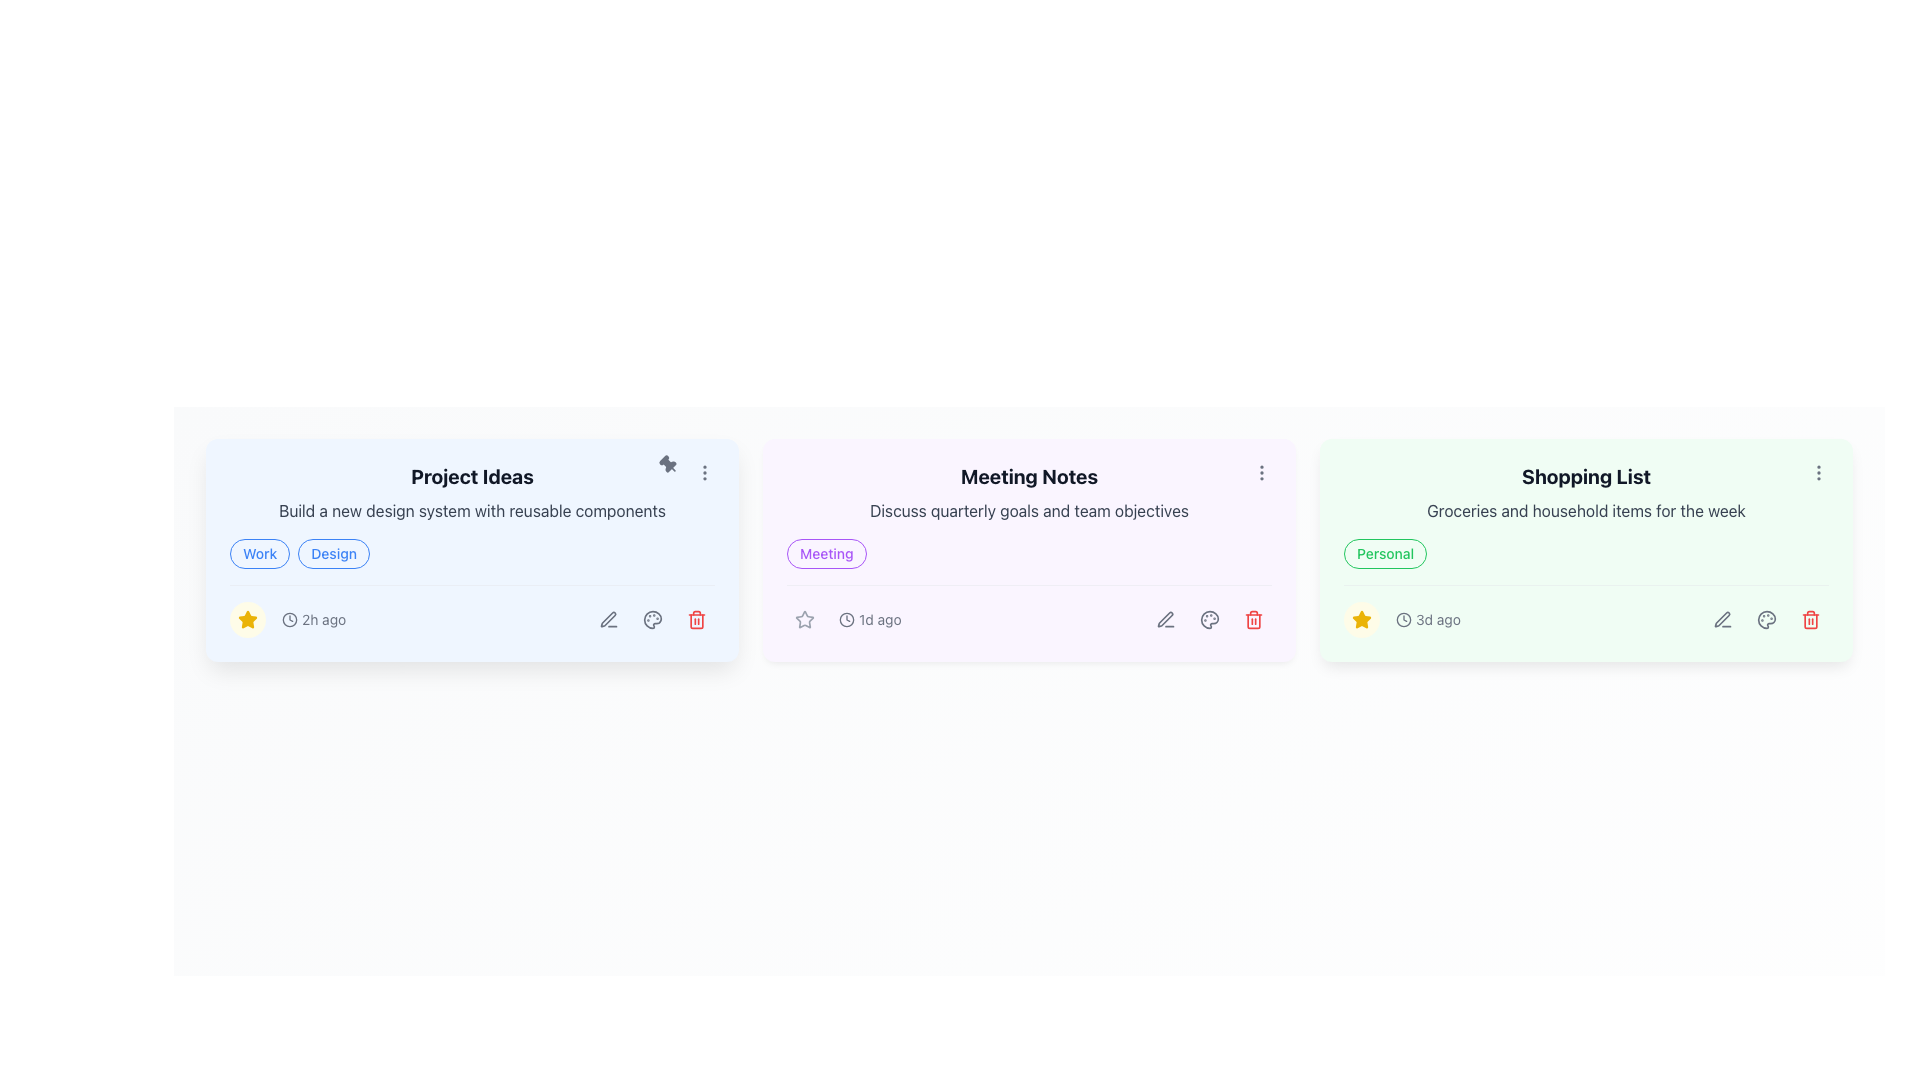 Image resolution: width=1920 pixels, height=1080 pixels. I want to click on the Timestamp label located in the lower-left section of the 'Meeting Notes' card, adjacent to the star icon, so click(844, 619).